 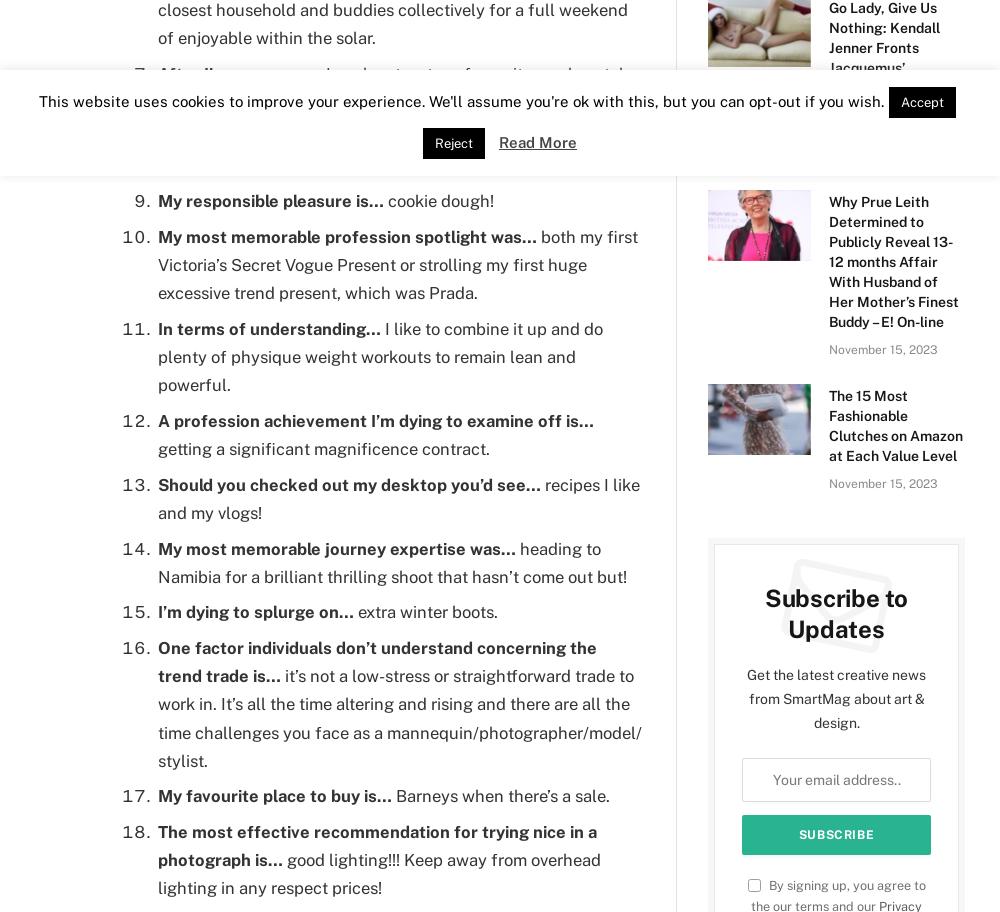 I want to click on 'both my first Victoria’s Secret Vogue Present or strolling my first huge excessive trend present, which was Prada.', so click(x=398, y=264).